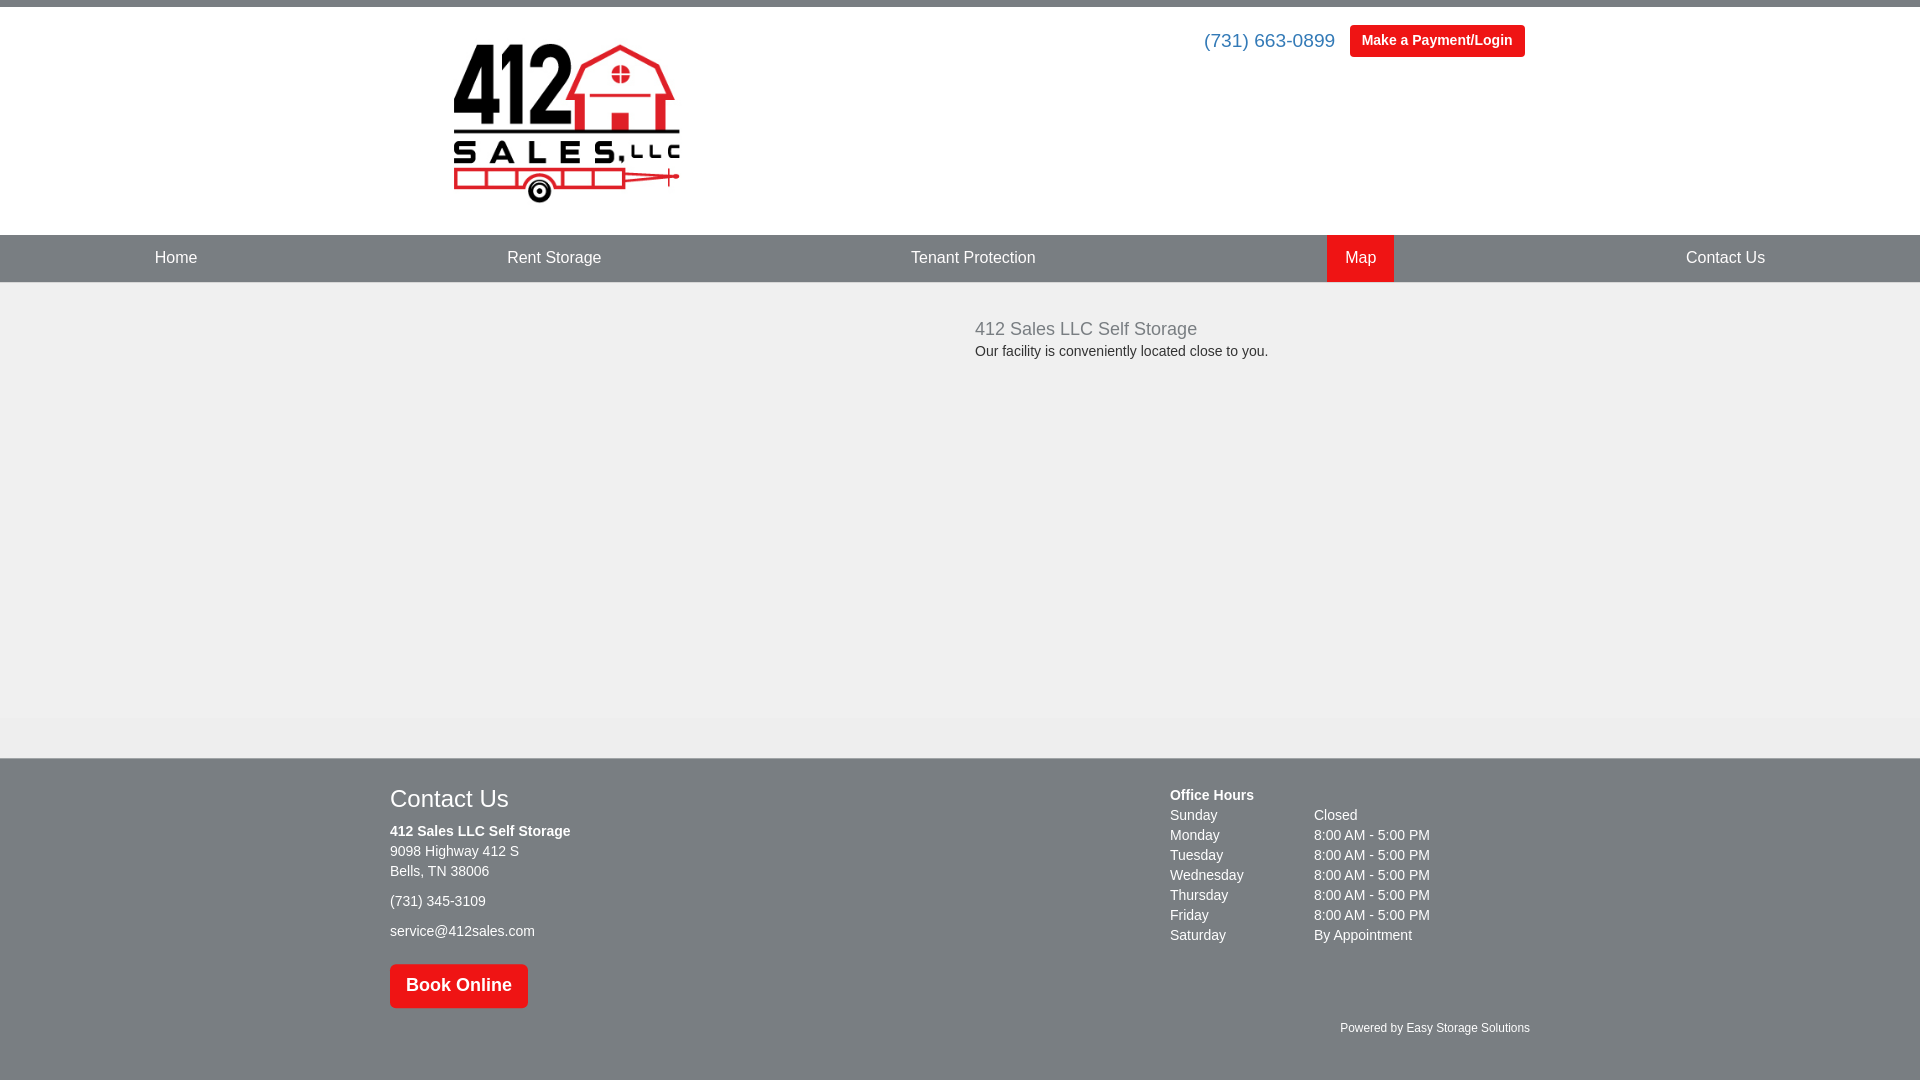  I want to click on 'Contact Us', so click(1724, 257).